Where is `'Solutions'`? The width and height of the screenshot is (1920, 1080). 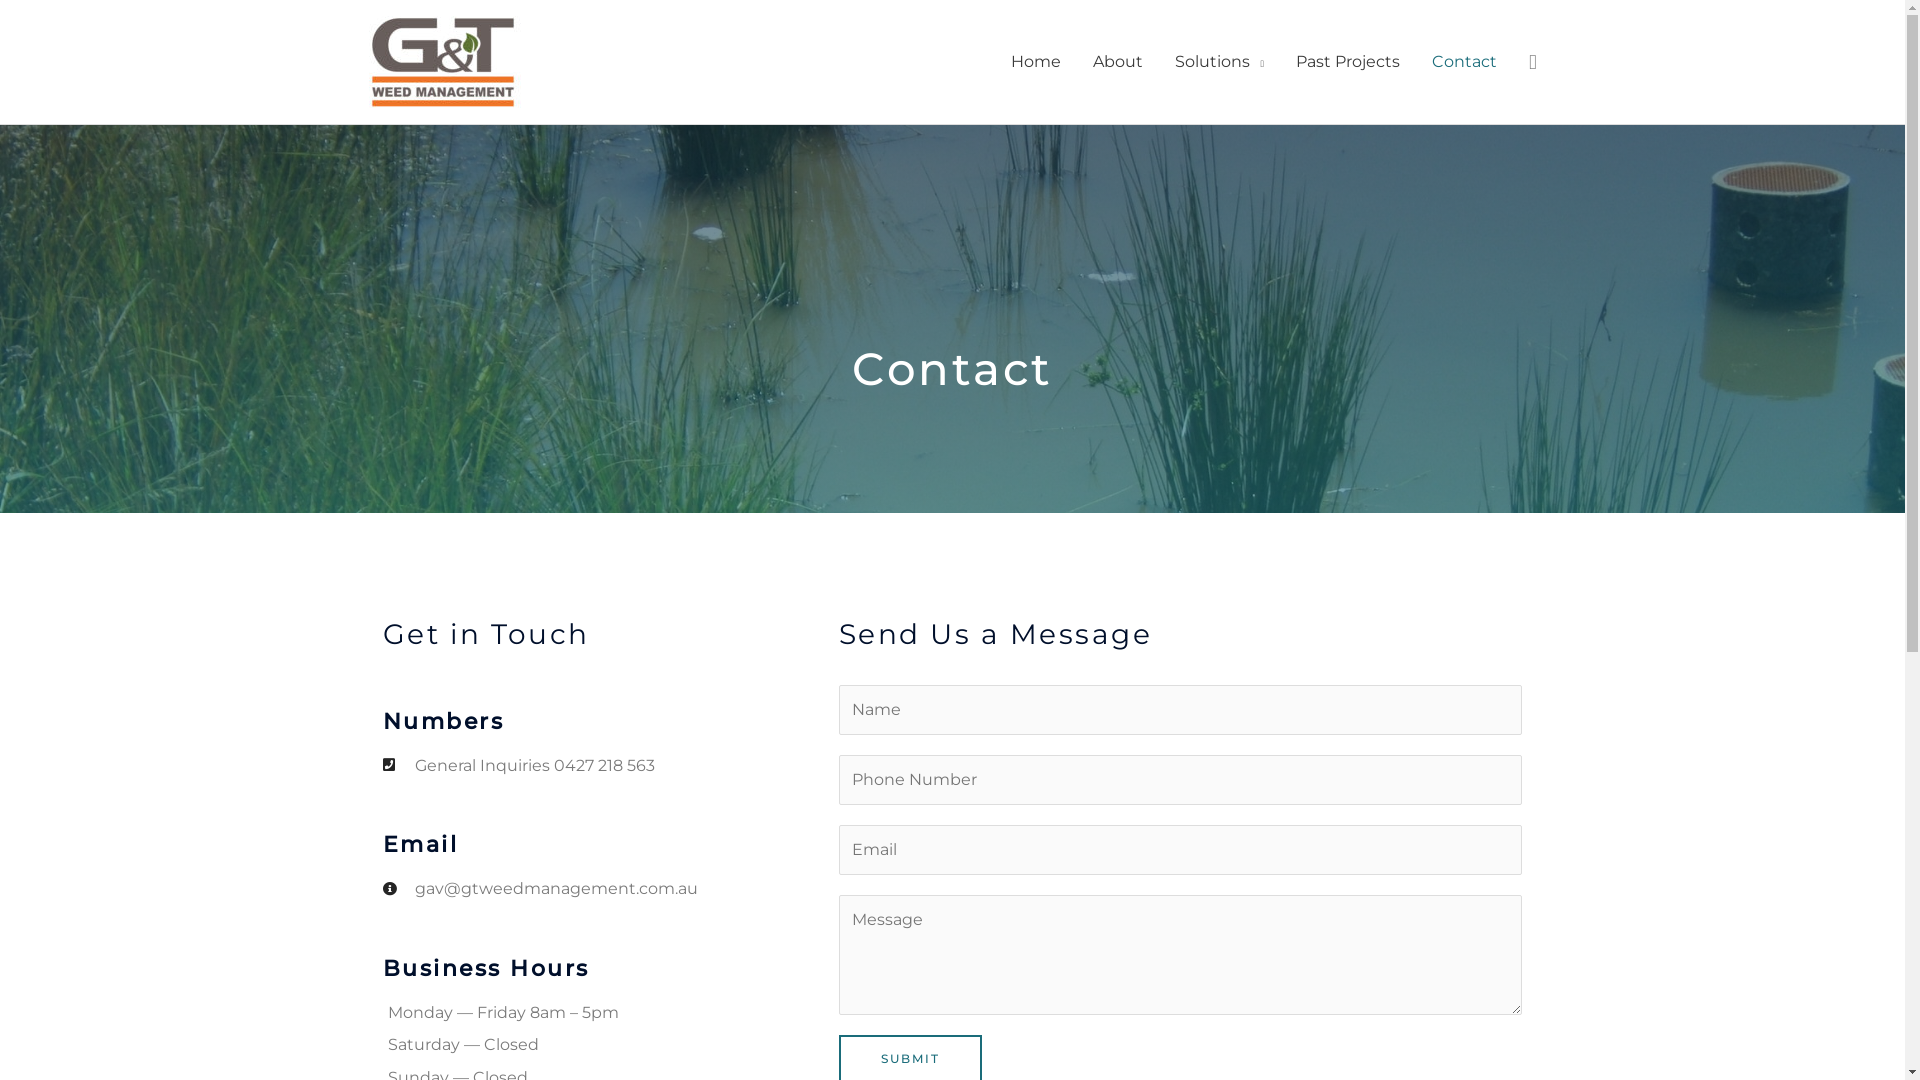 'Solutions' is located at coordinates (1218, 60).